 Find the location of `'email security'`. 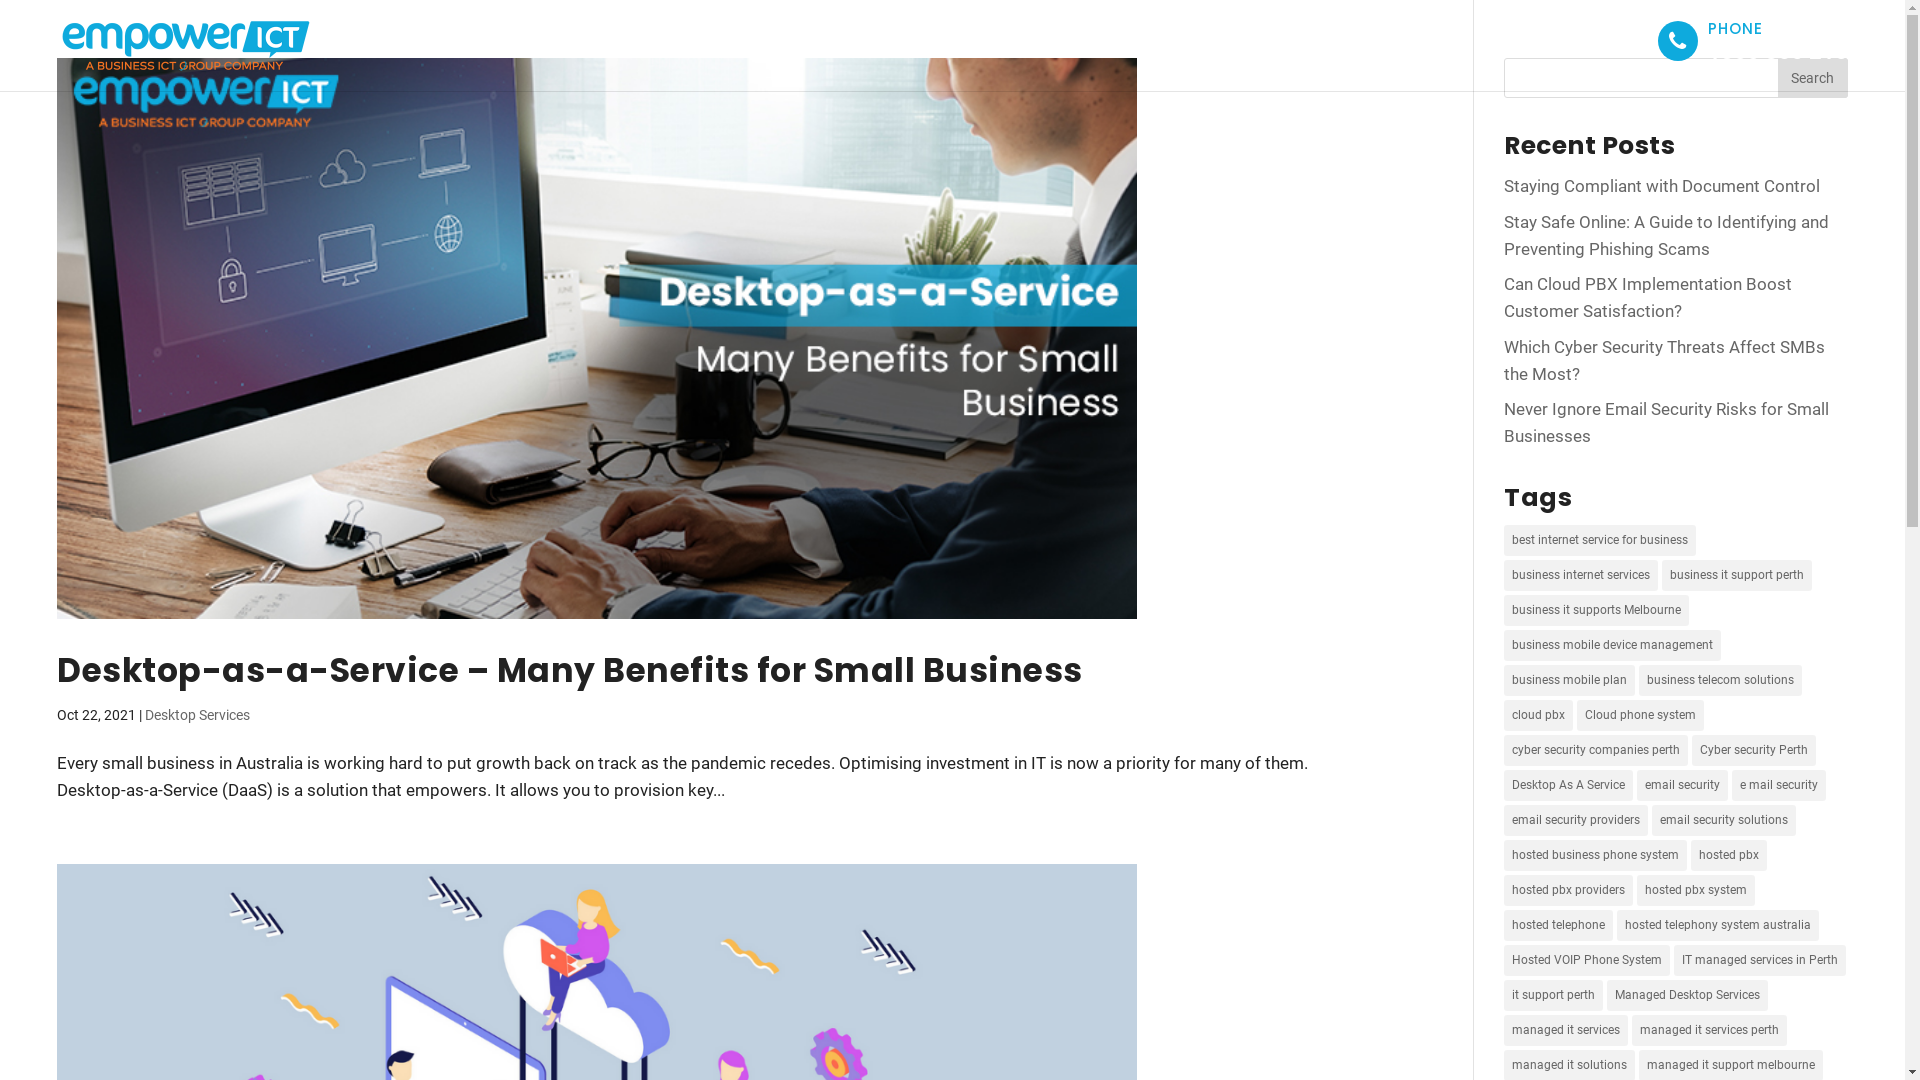

'email security' is located at coordinates (1681, 784).